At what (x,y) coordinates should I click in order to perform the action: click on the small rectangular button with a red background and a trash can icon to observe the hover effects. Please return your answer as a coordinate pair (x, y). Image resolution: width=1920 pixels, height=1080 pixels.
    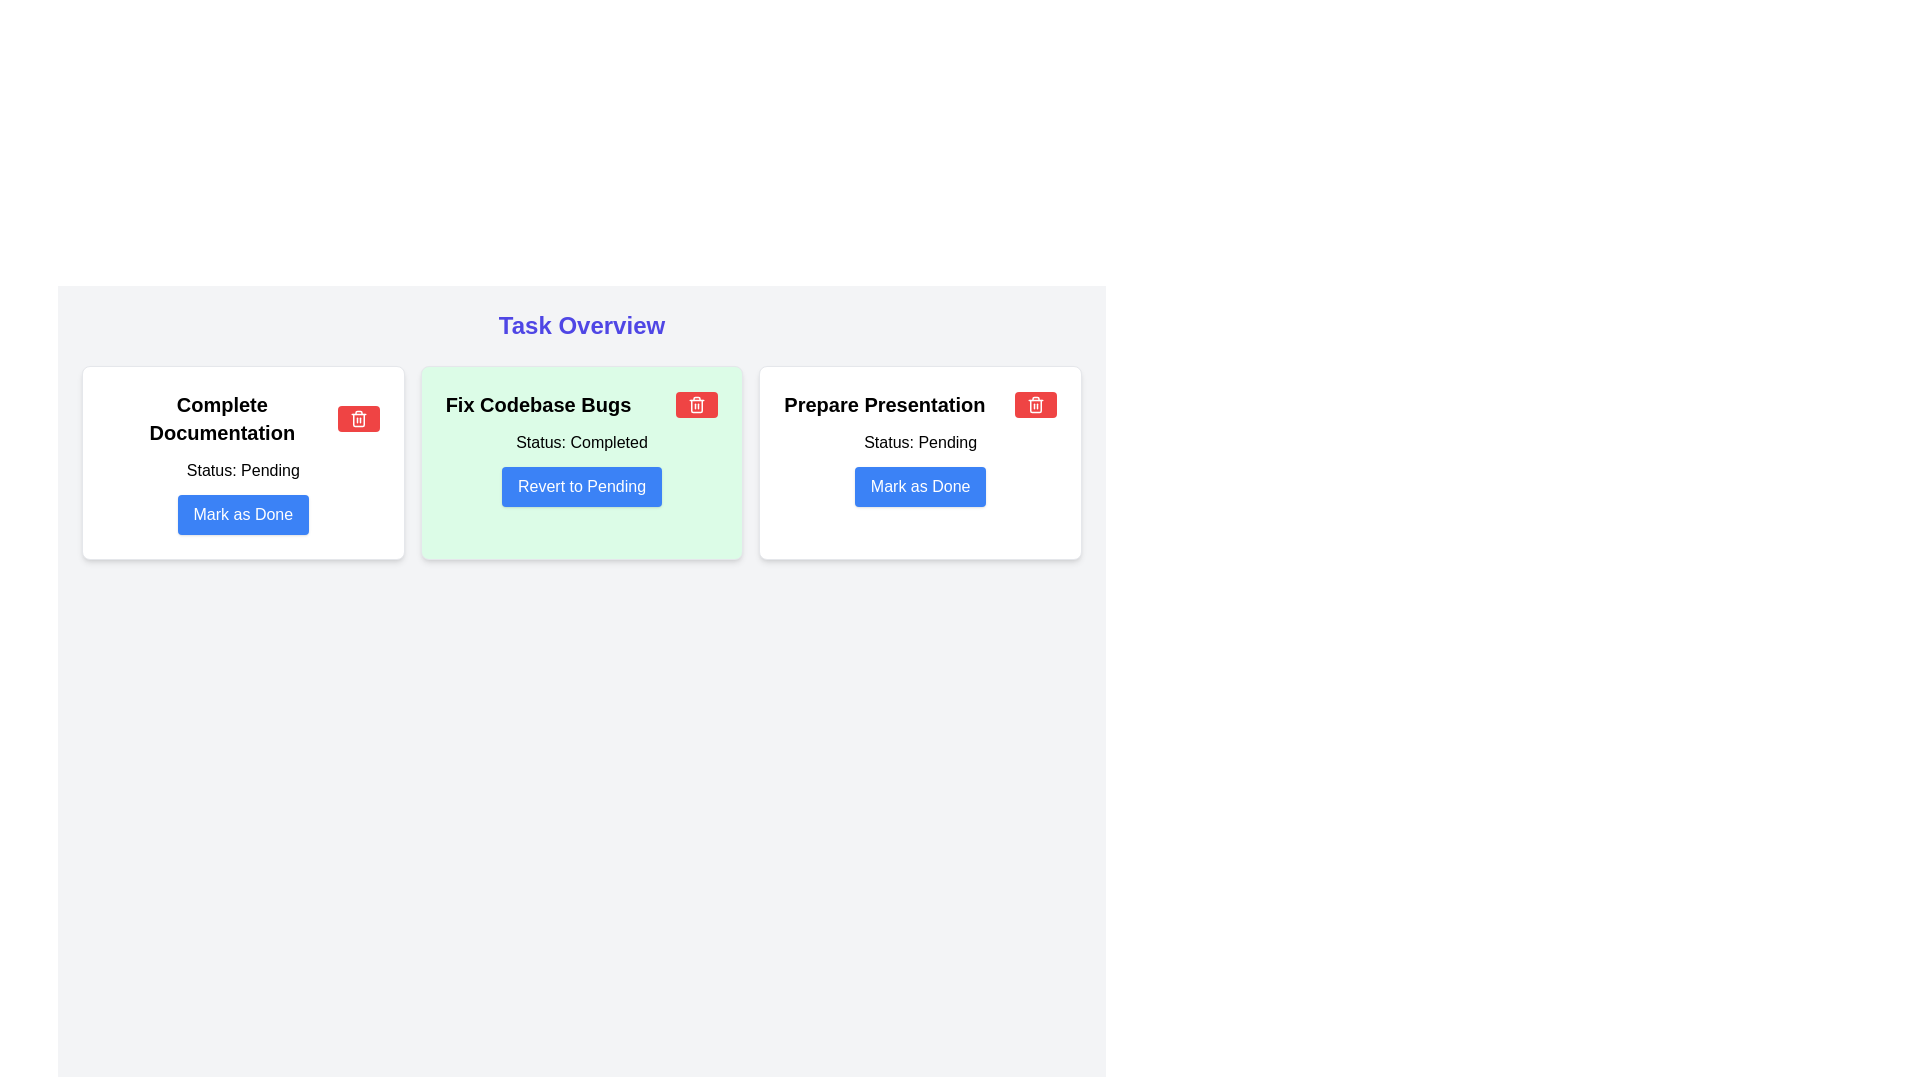
    Looking at the image, I should click on (358, 418).